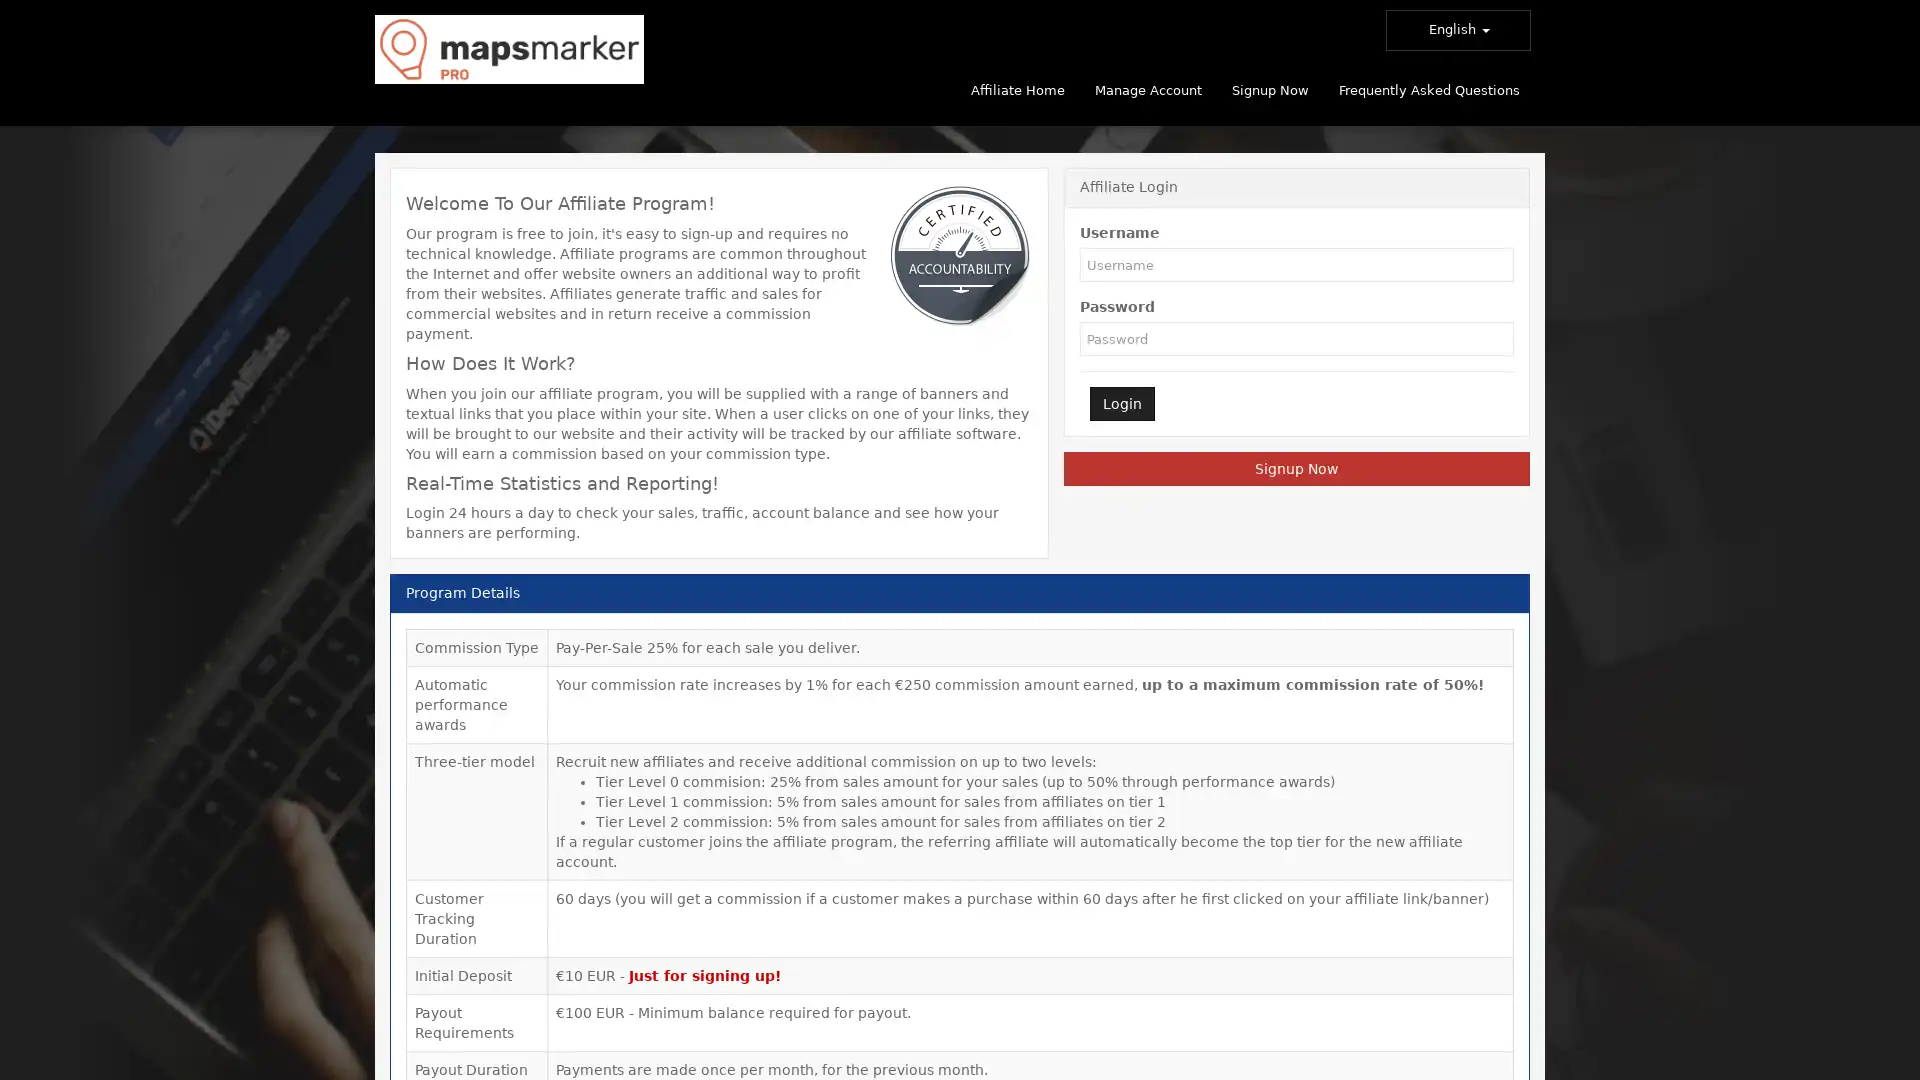 The width and height of the screenshot is (1920, 1080). What do you see at coordinates (1121, 404) in the screenshot?
I see `Login` at bounding box center [1121, 404].